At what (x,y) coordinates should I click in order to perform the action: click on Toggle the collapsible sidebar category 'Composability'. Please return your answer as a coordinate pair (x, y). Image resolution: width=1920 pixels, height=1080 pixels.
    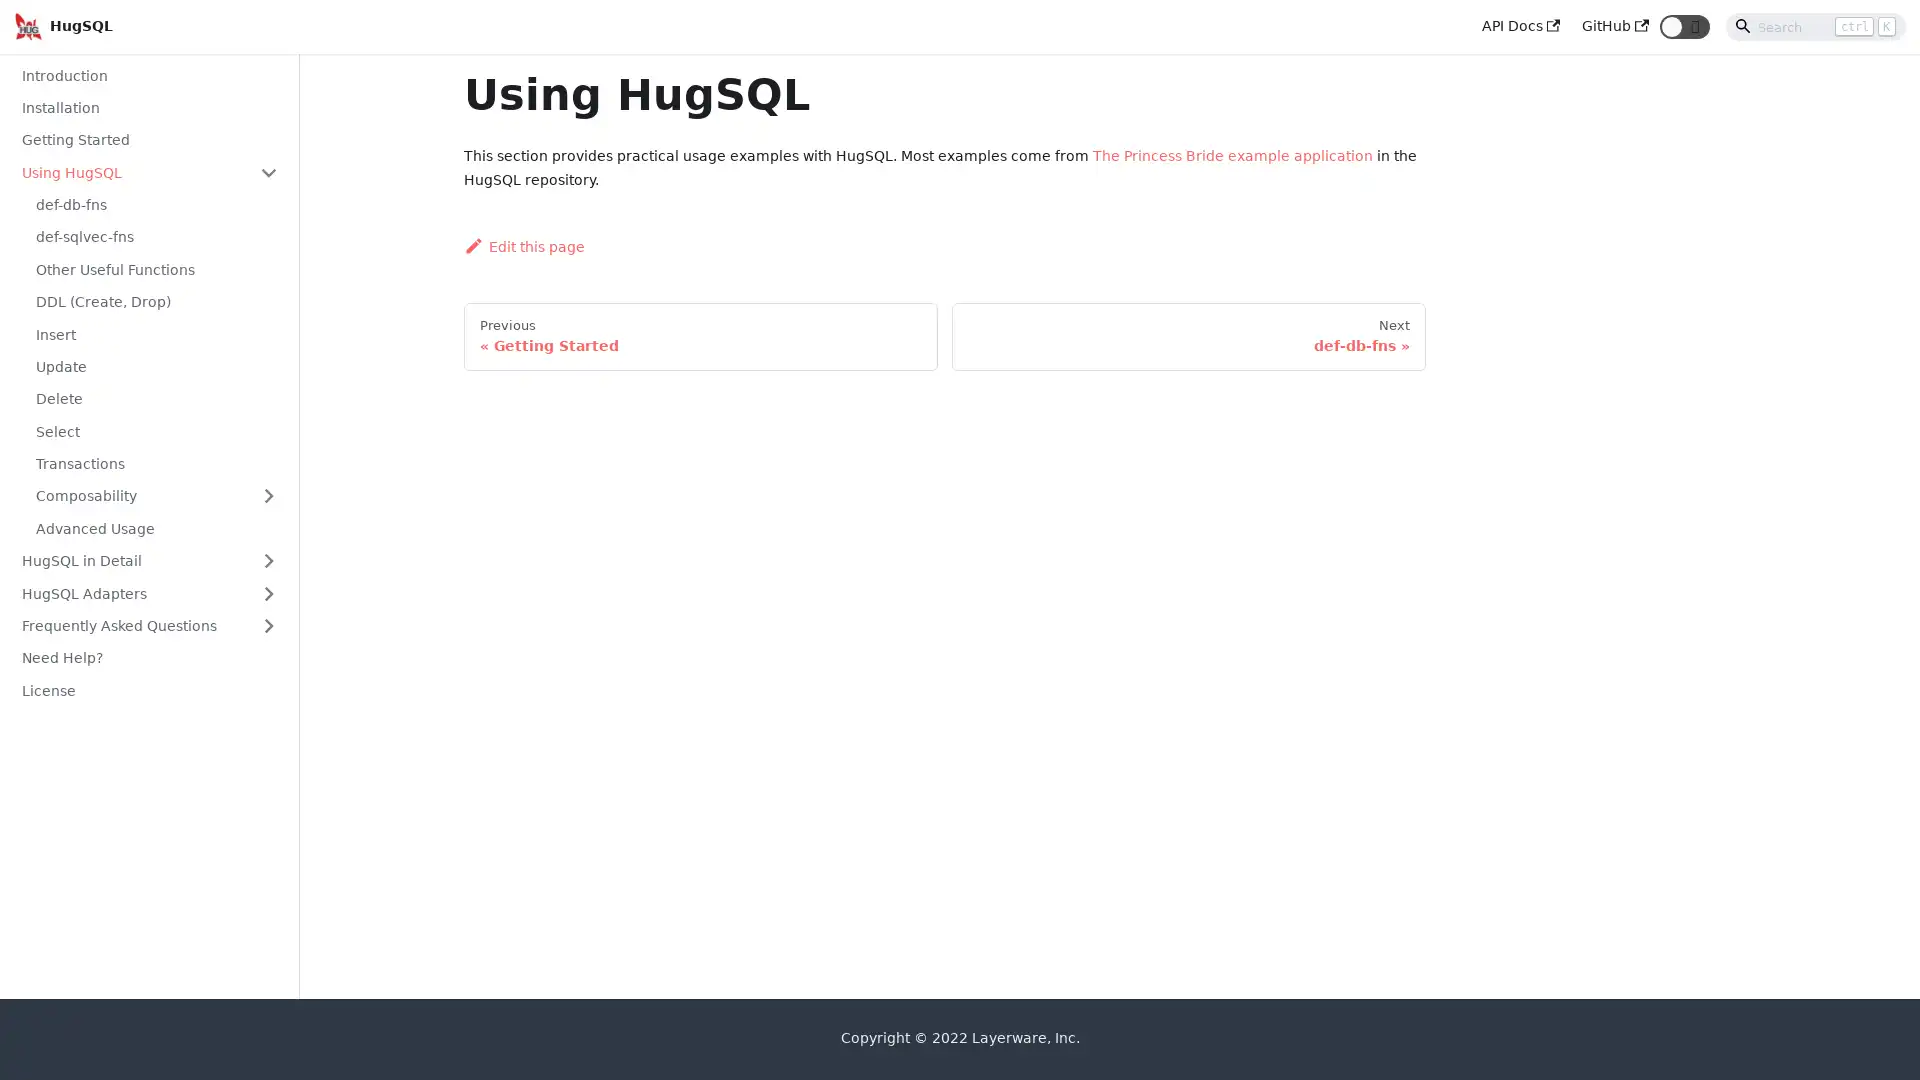
    Looking at the image, I should click on (267, 495).